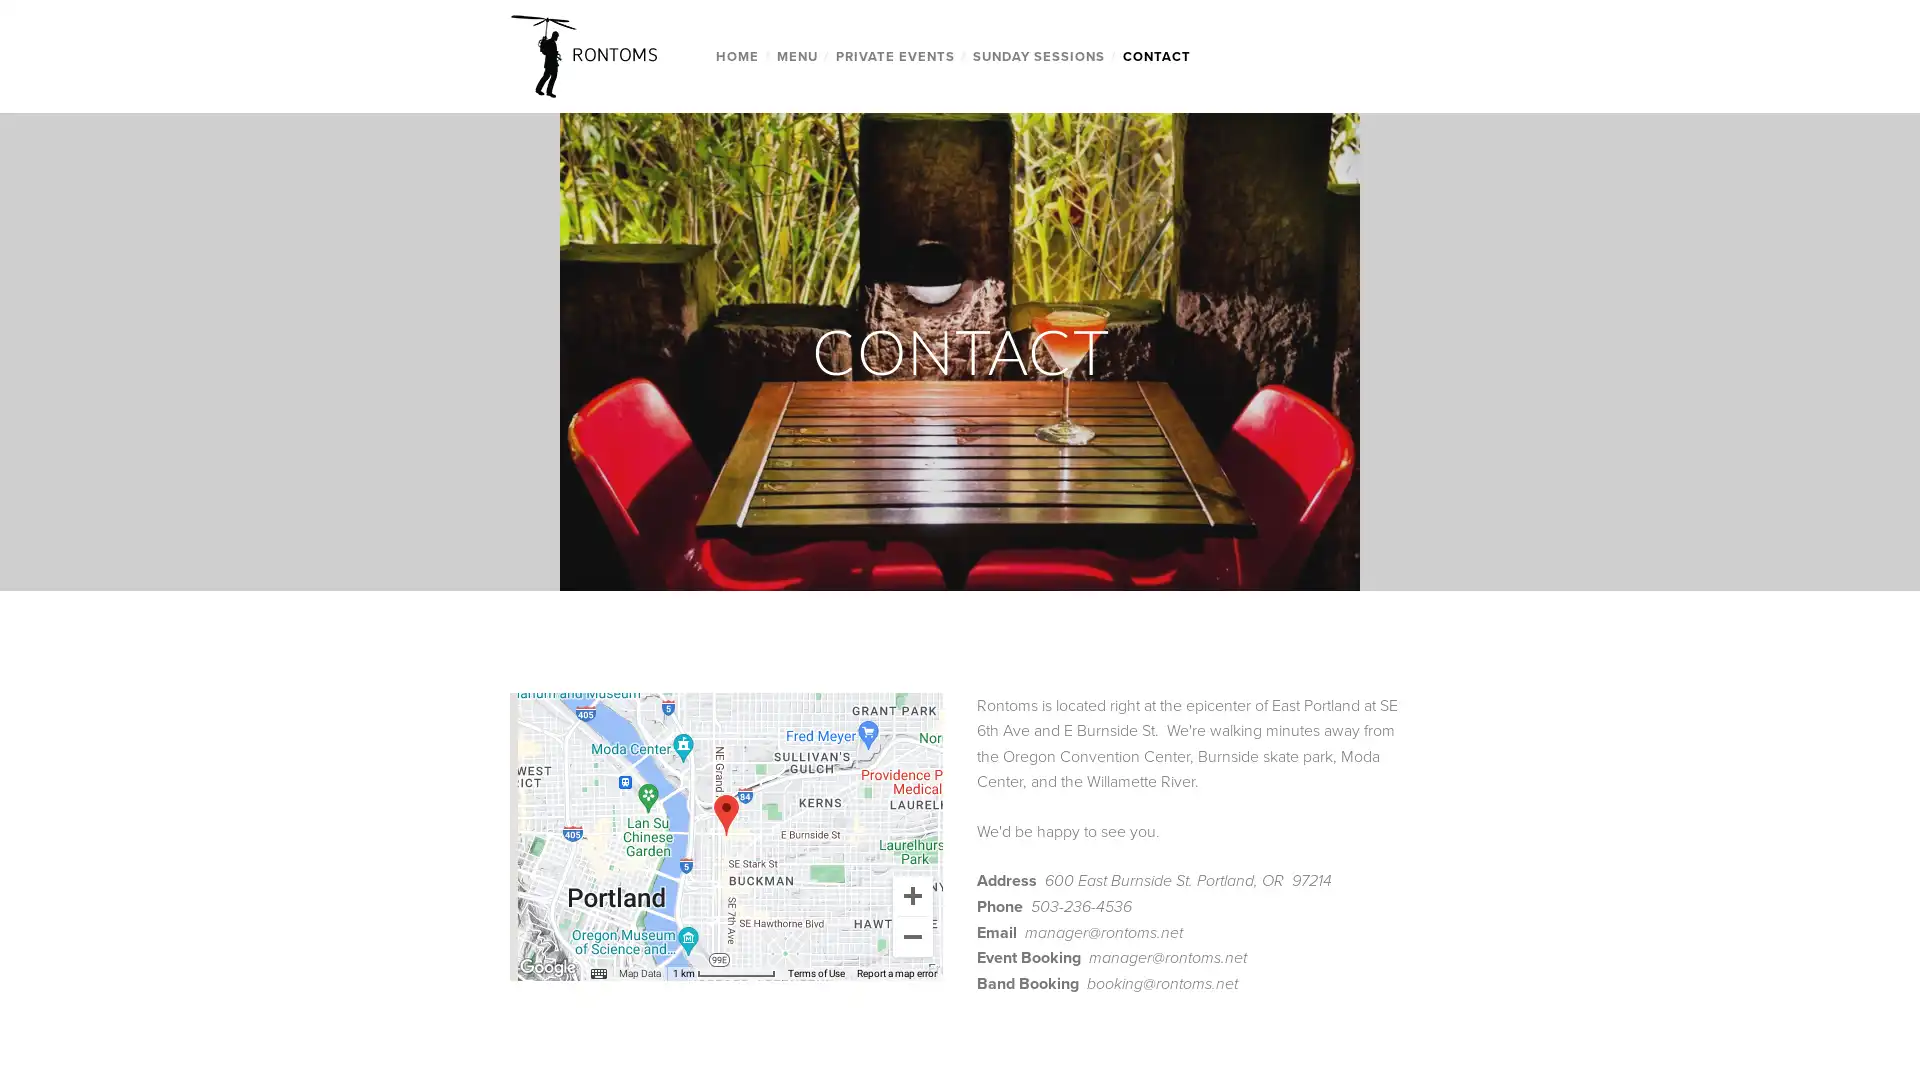 The height and width of the screenshot is (1080, 1920). What do you see at coordinates (724, 814) in the screenshot?
I see `600 East Burnside Street Portland, OR, 97214, United States` at bounding box center [724, 814].